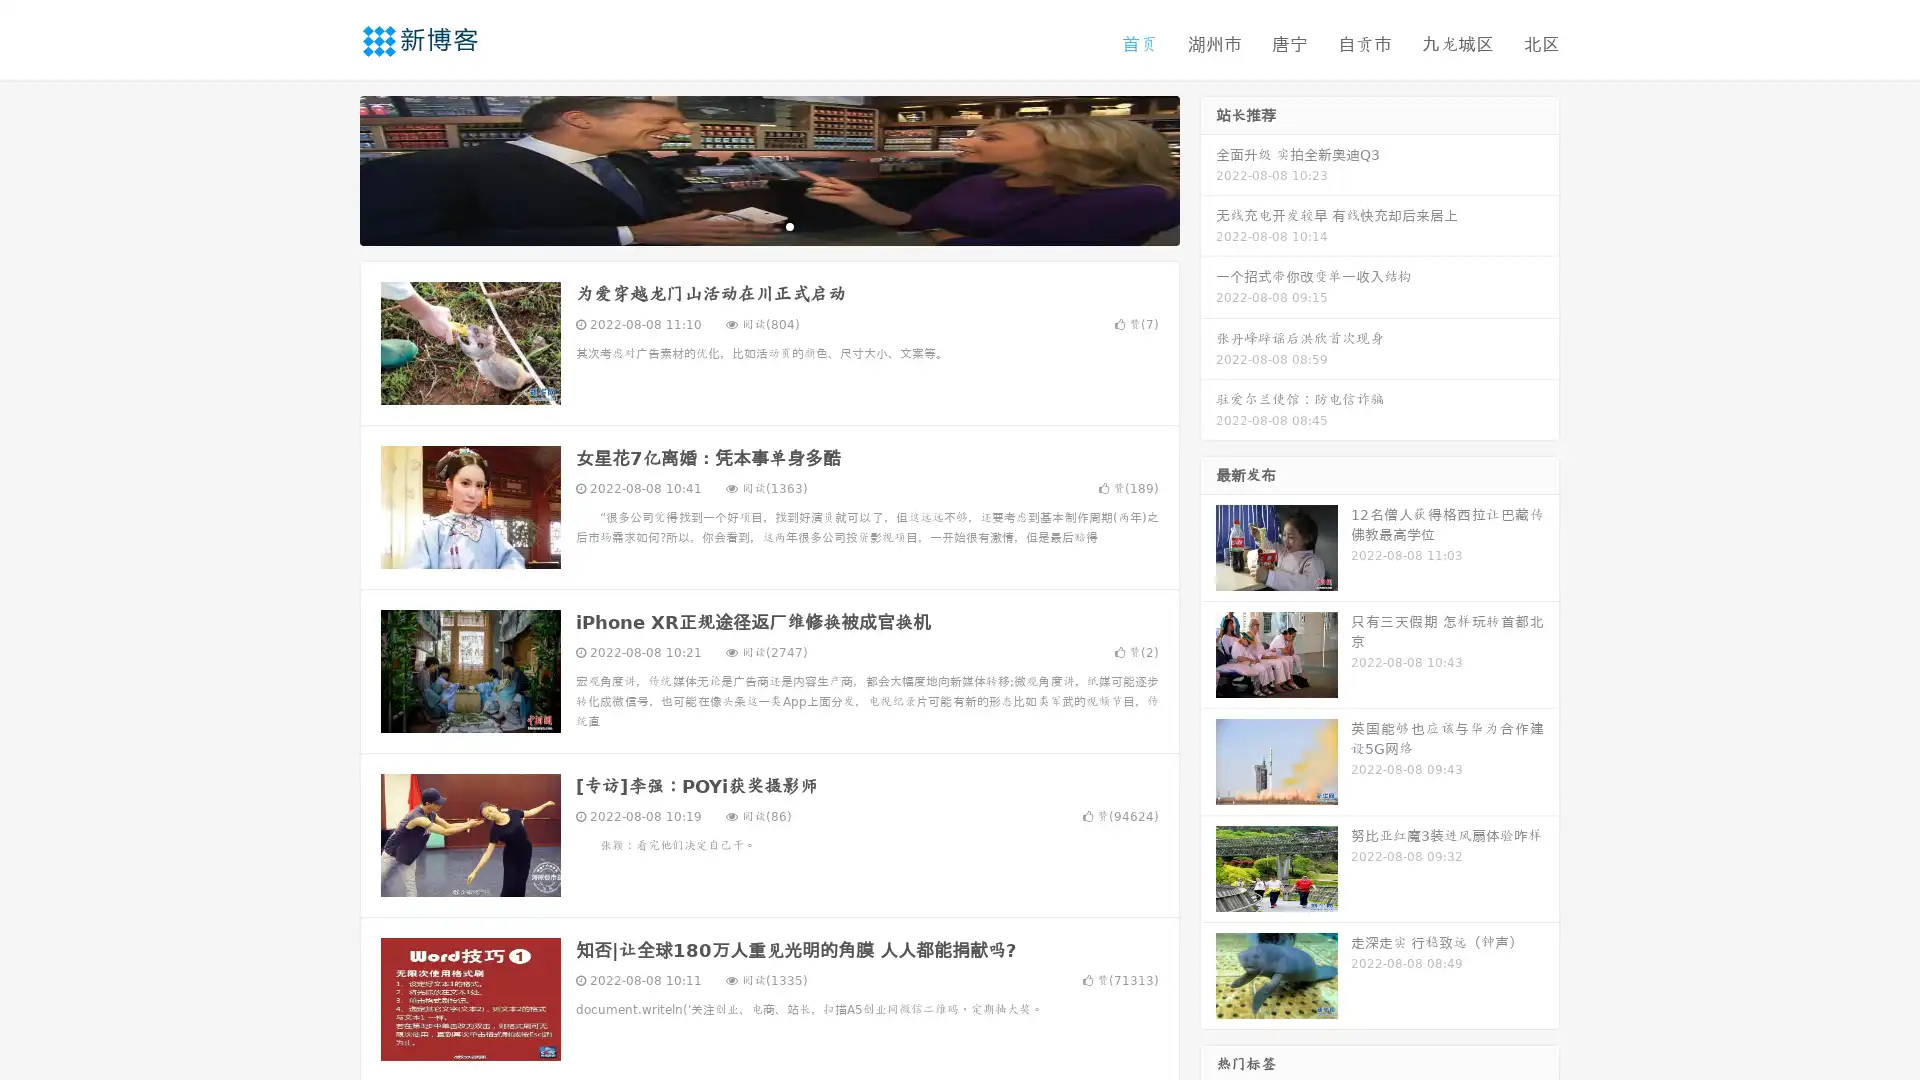 The image size is (1920, 1080). What do you see at coordinates (789, 225) in the screenshot?
I see `Go to slide 3` at bounding box center [789, 225].